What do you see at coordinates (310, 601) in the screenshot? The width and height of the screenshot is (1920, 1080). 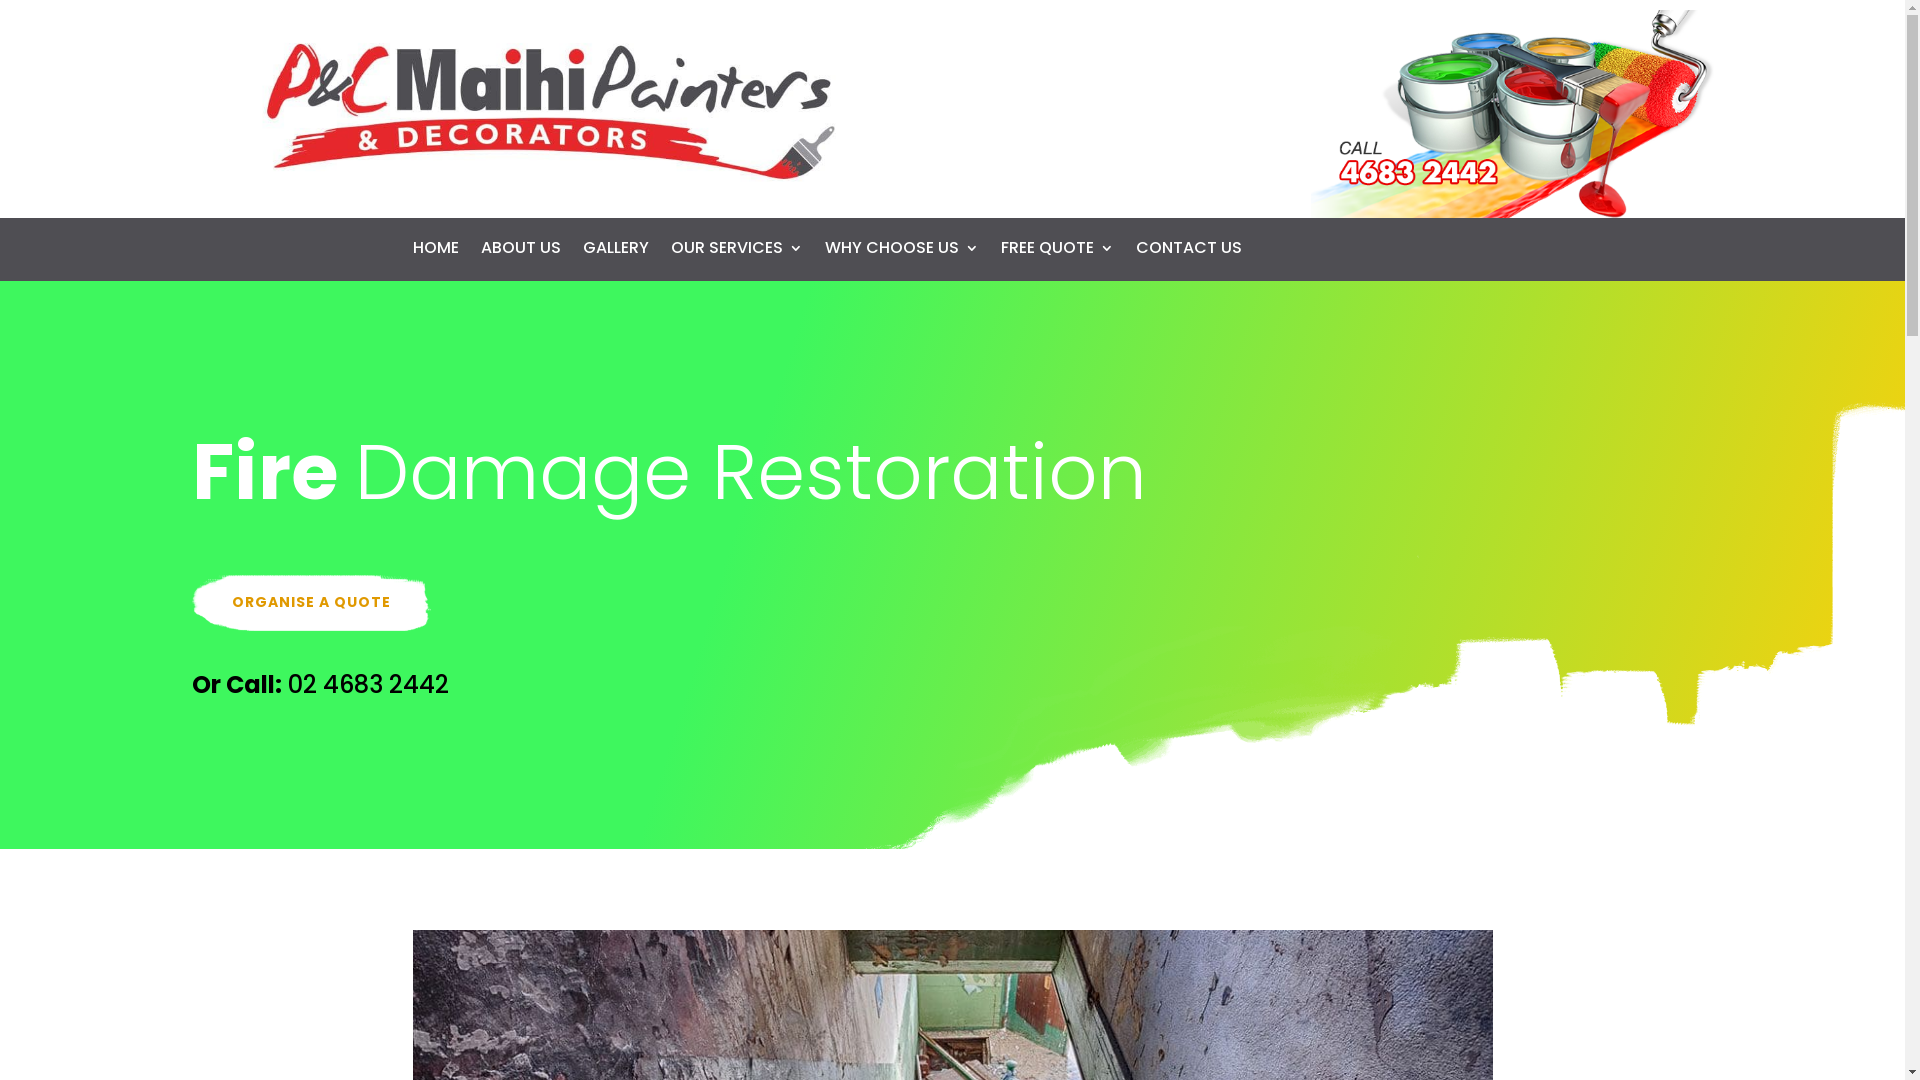 I see `'ORGANISE A QUOTE'` at bounding box center [310, 601].